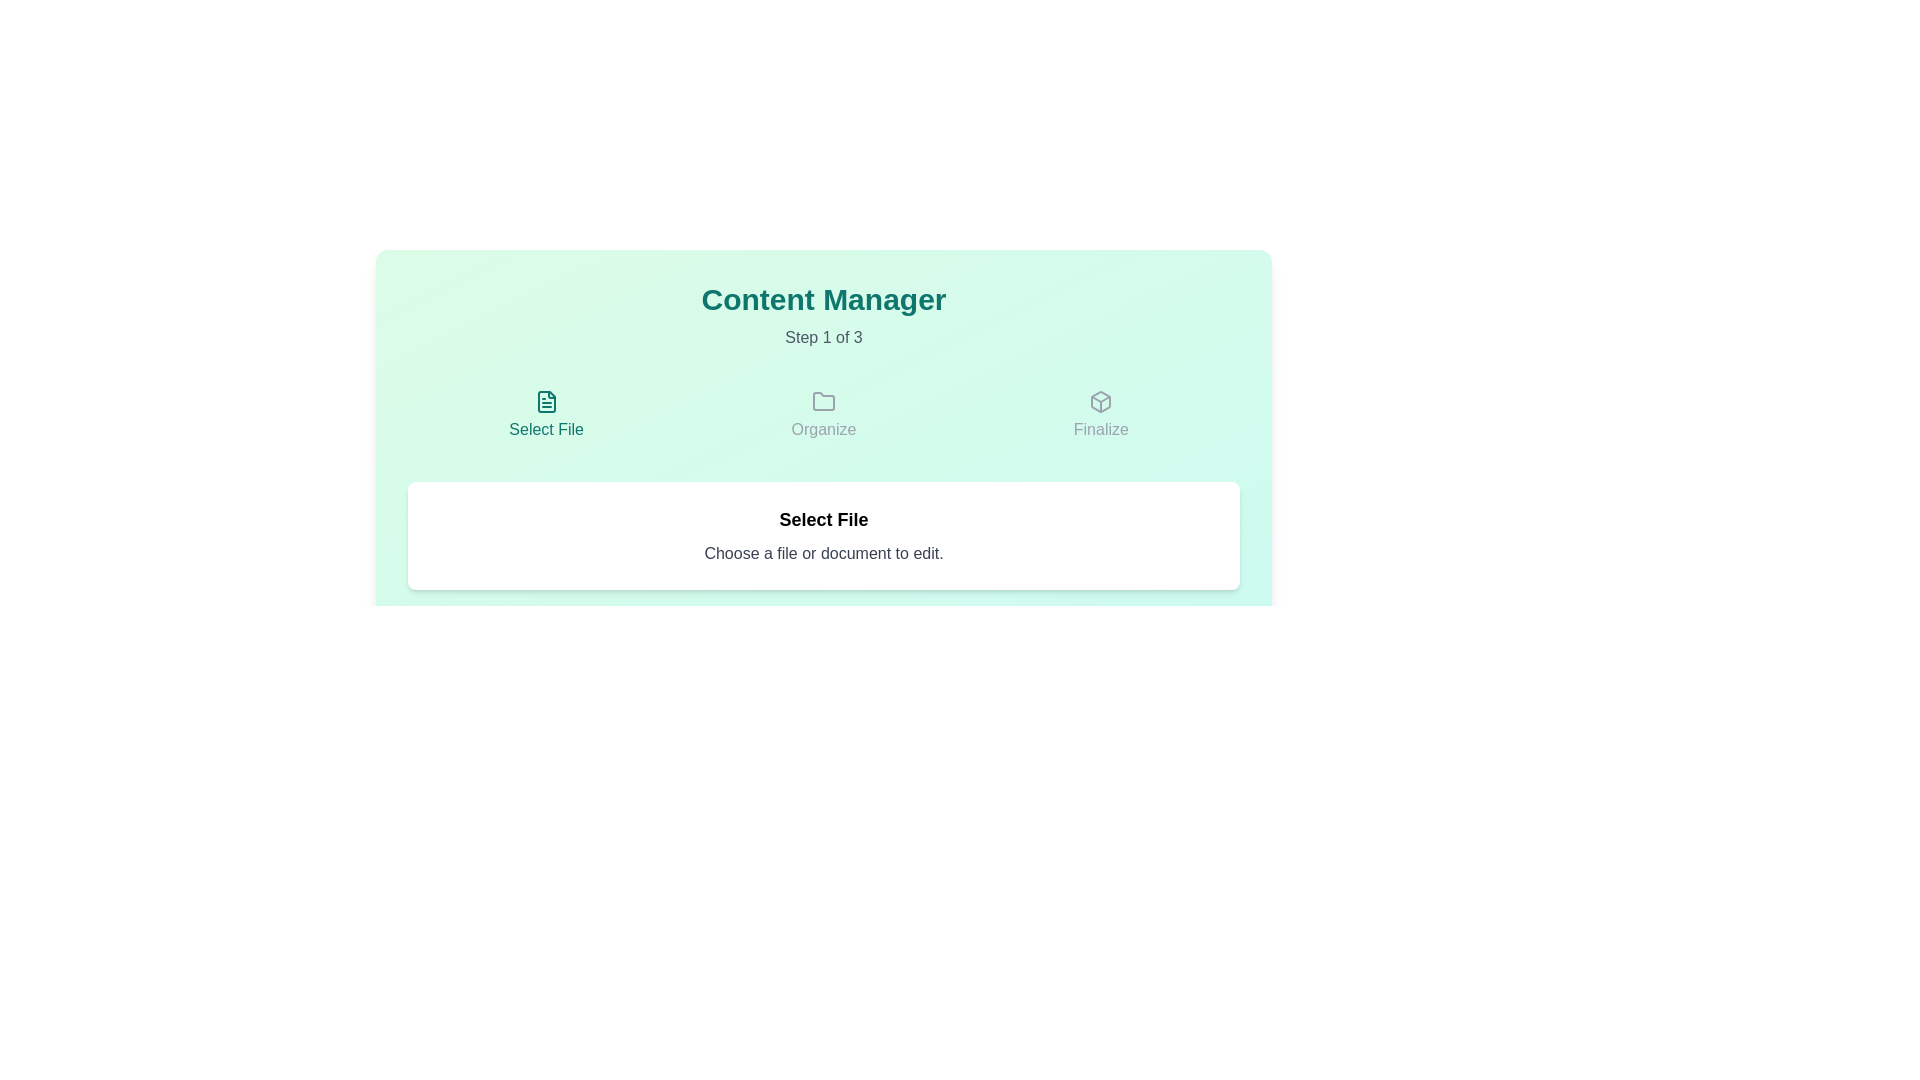 The width and height of the screenshot is (1920, 1080). I want to click on the 'Select File' icon located centrally at the top of the interface, so click(546, 401).